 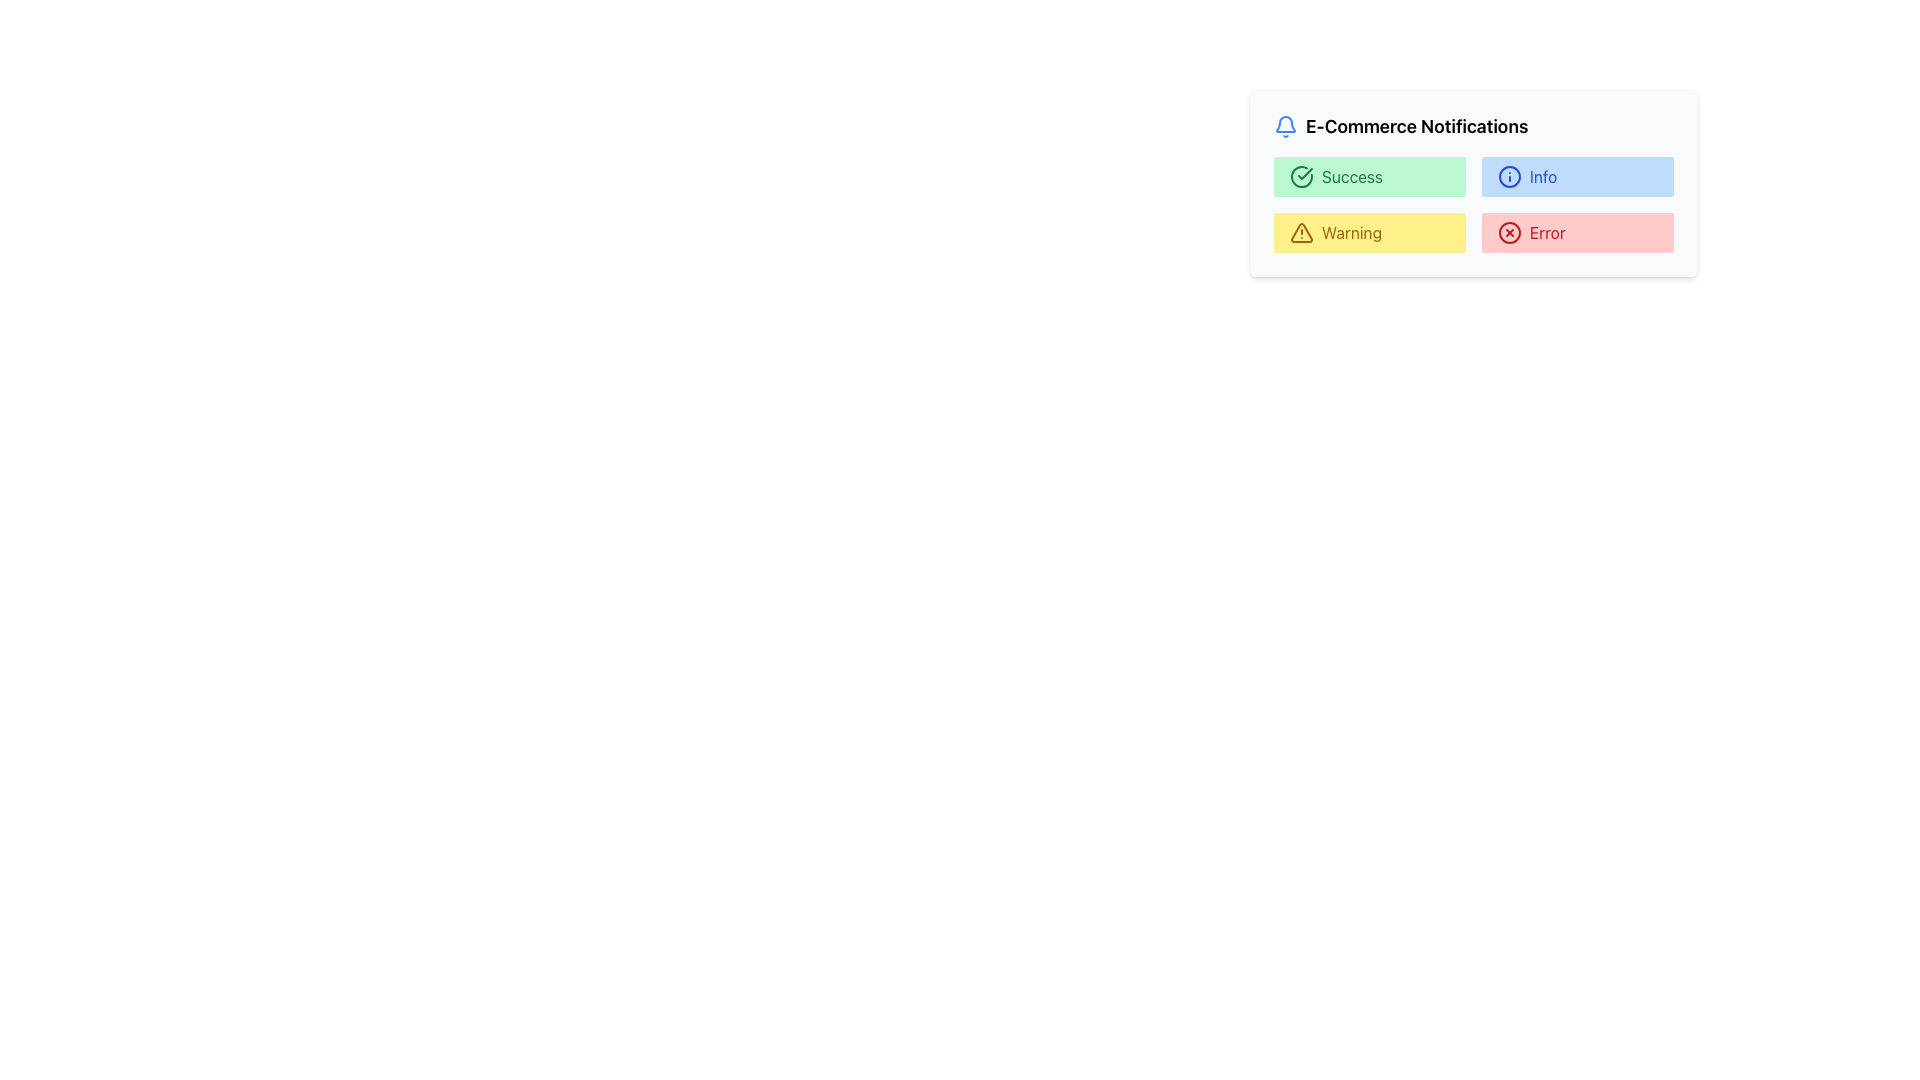 What do you see at coordinates (1301, 231) in the screenshot?
I see `the warning icon within the 'Warning' button, which is the leftmost component in the vertical list of notification types` at bounding box center [1301, 231].